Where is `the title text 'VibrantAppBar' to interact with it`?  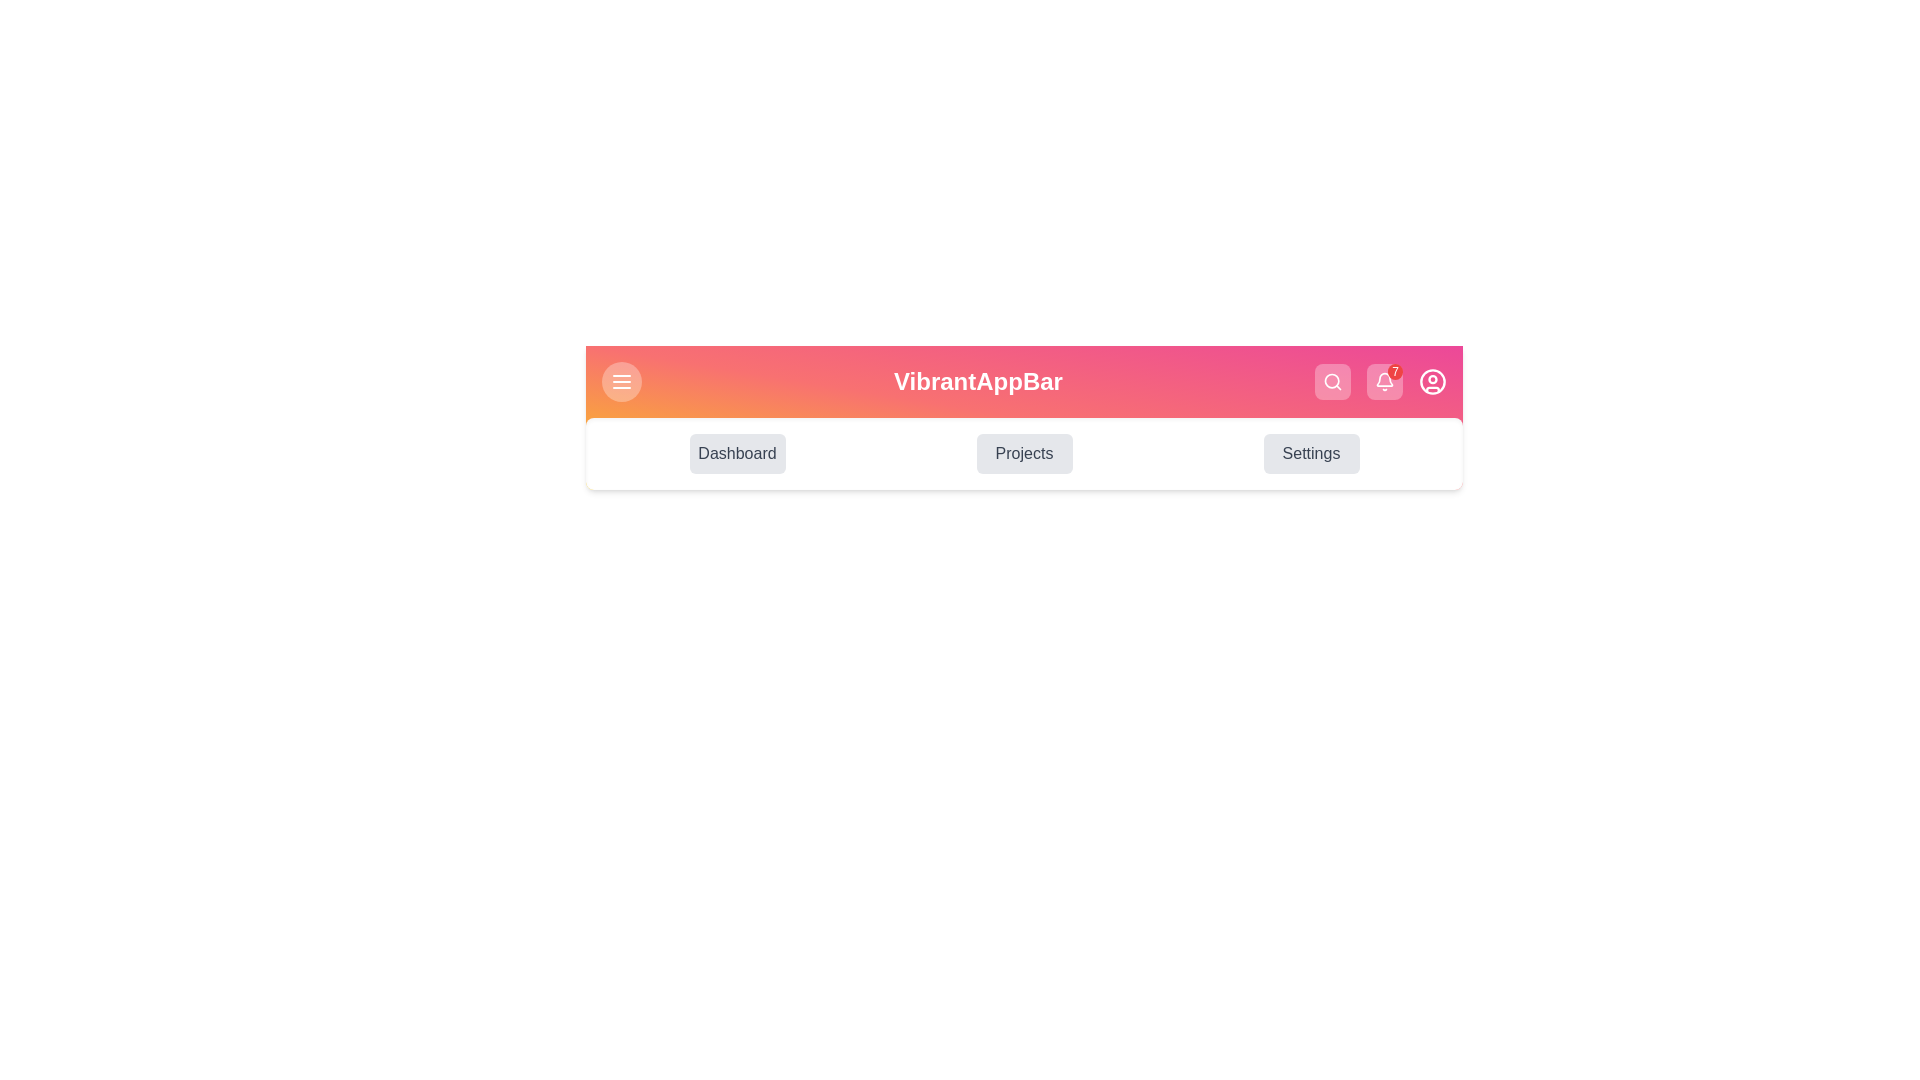 the title text 'VibrantAppBar' to interact with it is located at coordinates (978, 381).